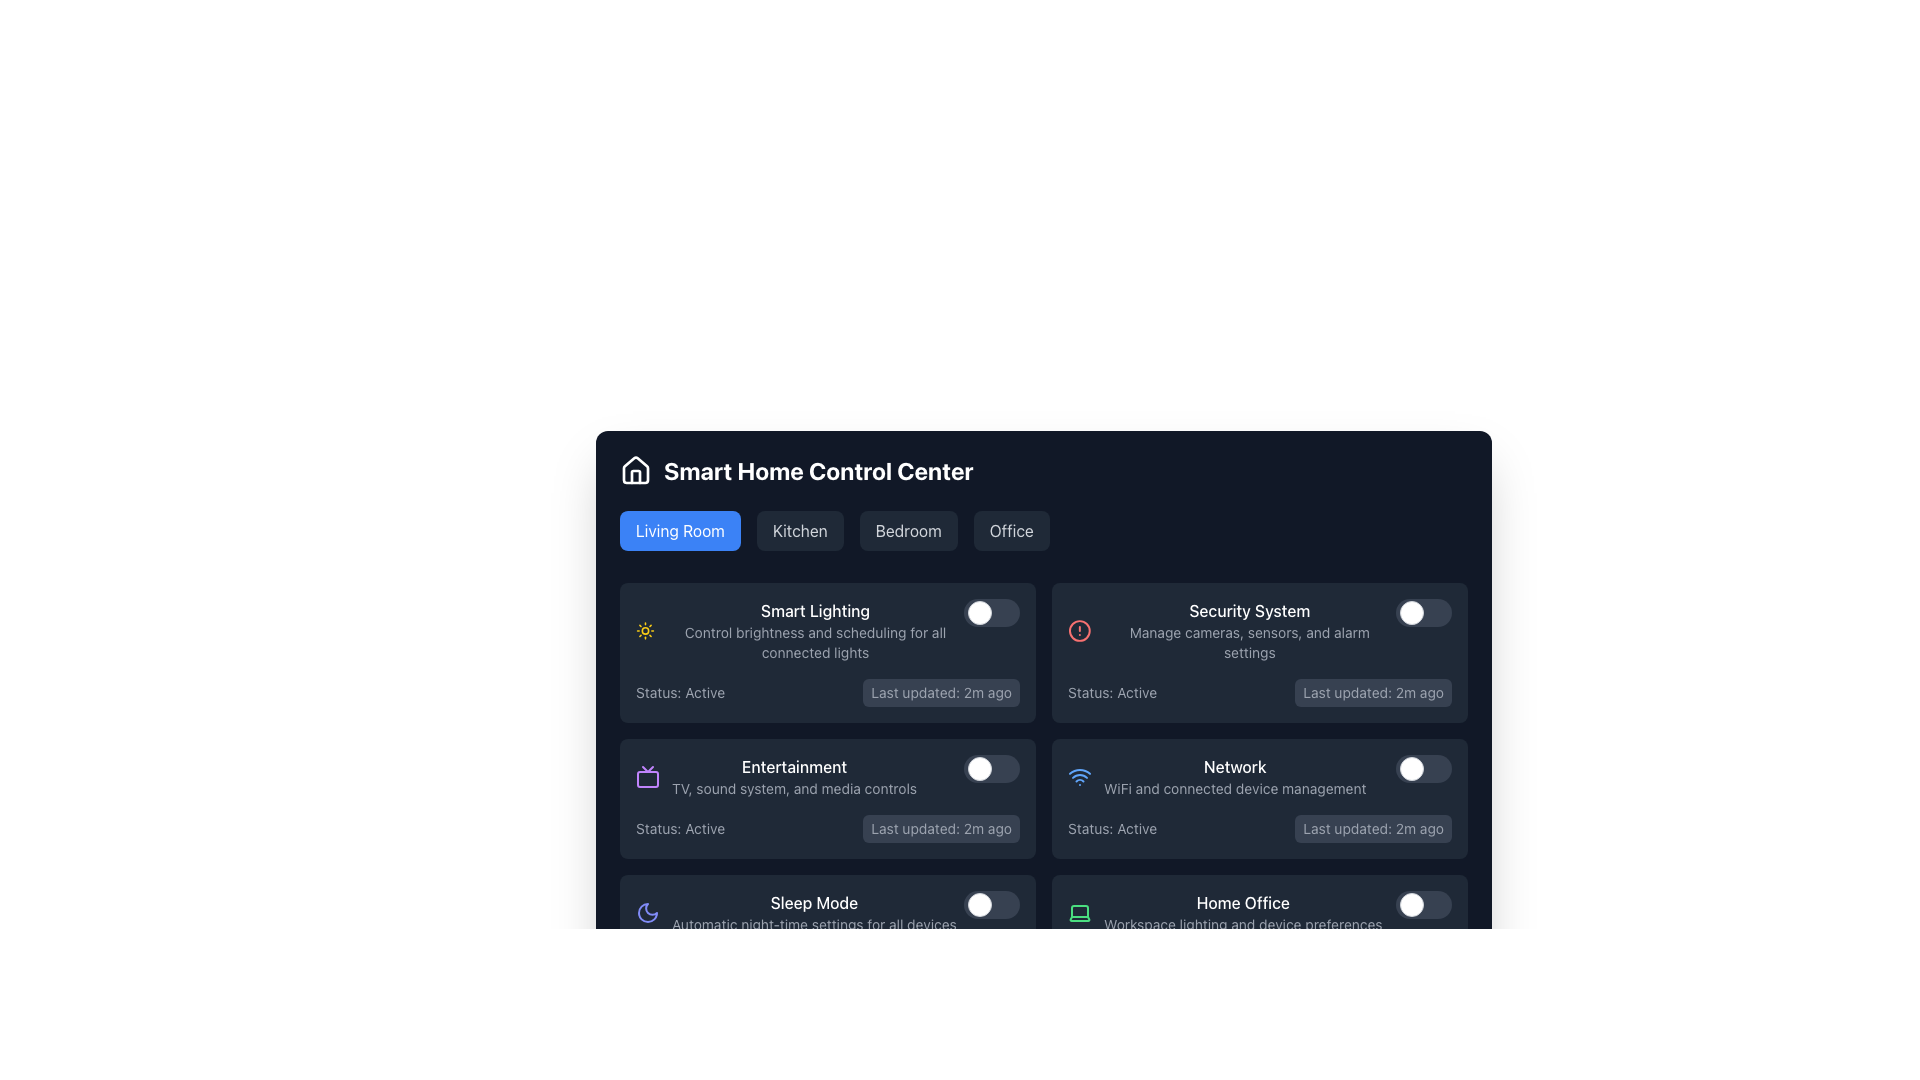  What do you see at coordinates (907, 530) in the screenshot?
I see `the 'Bedroom' button, which is a rectangular button with rounded corners, labeled in light gray font on a dark gray background` at bounding box center [907, 530].